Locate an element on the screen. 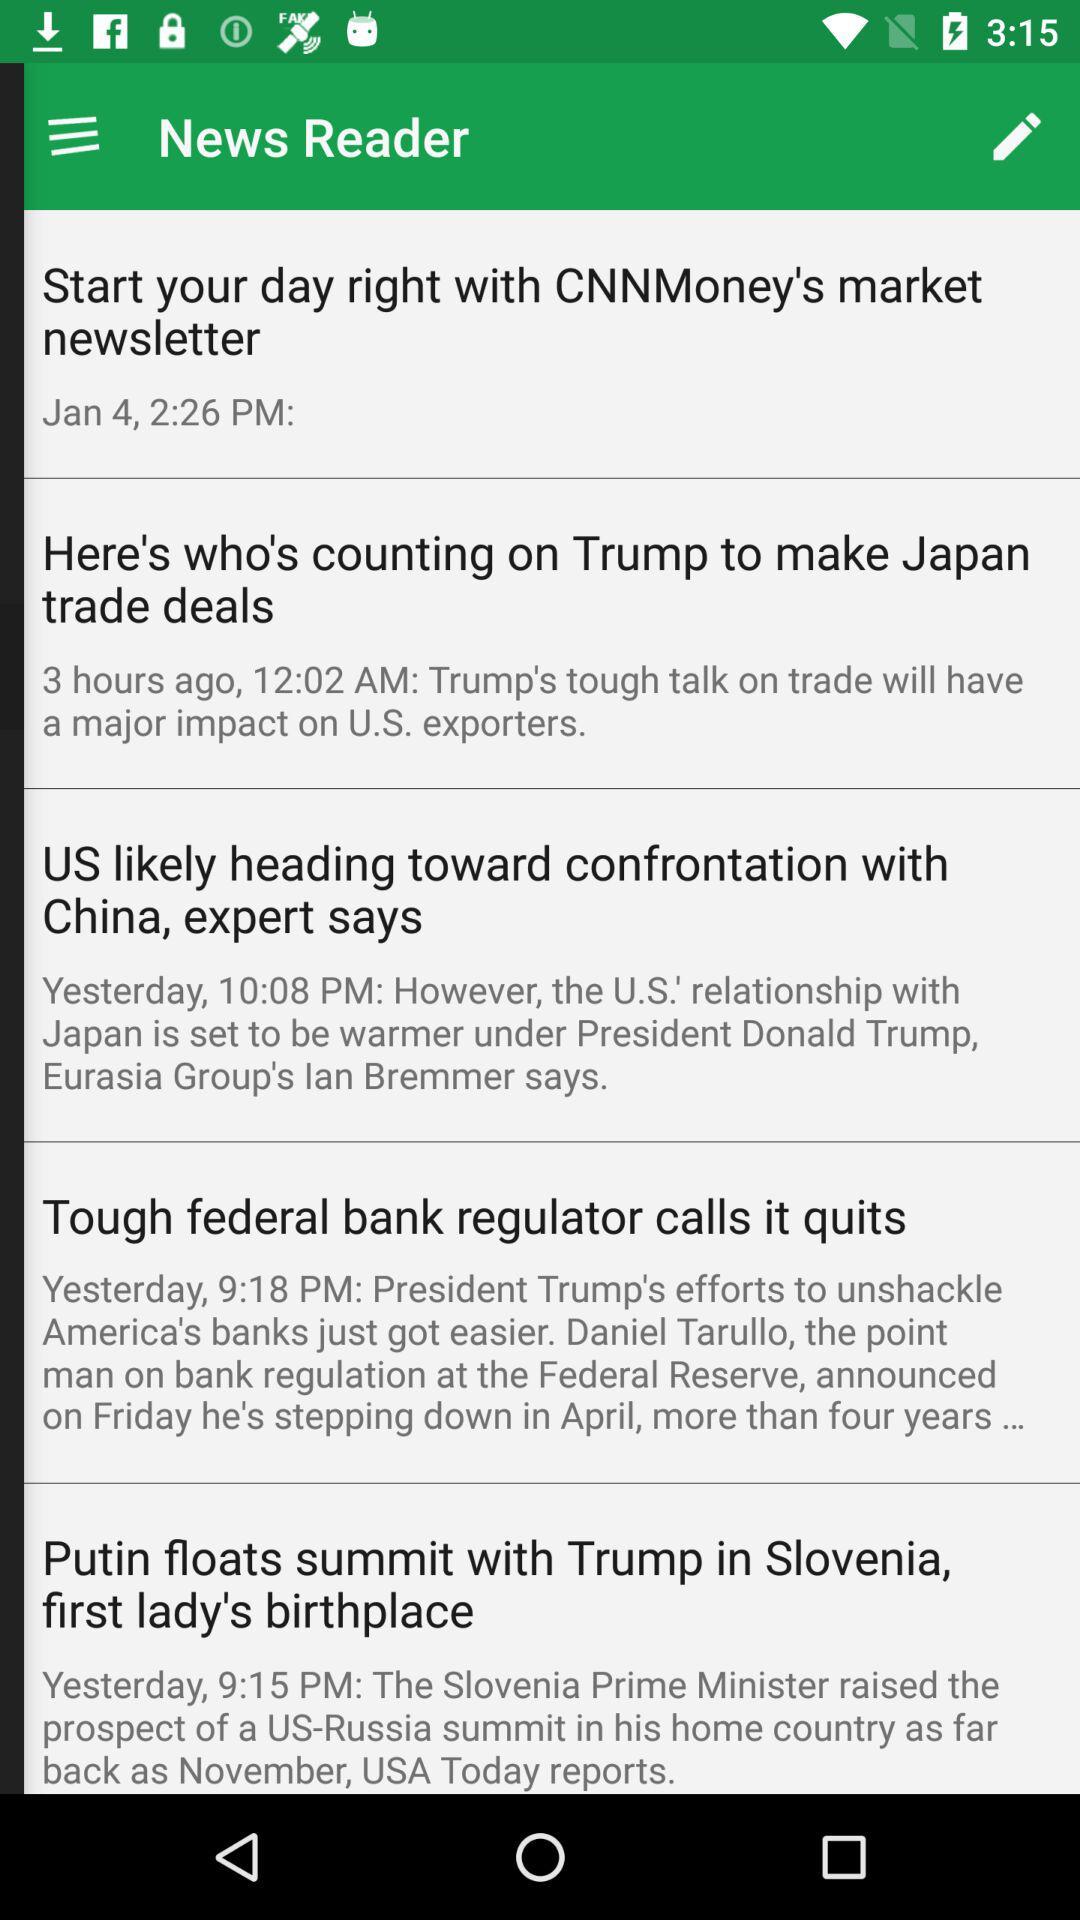 This screenshot has width=1080, height=1920. app next to news reader is located at coordinates (1017, 135).